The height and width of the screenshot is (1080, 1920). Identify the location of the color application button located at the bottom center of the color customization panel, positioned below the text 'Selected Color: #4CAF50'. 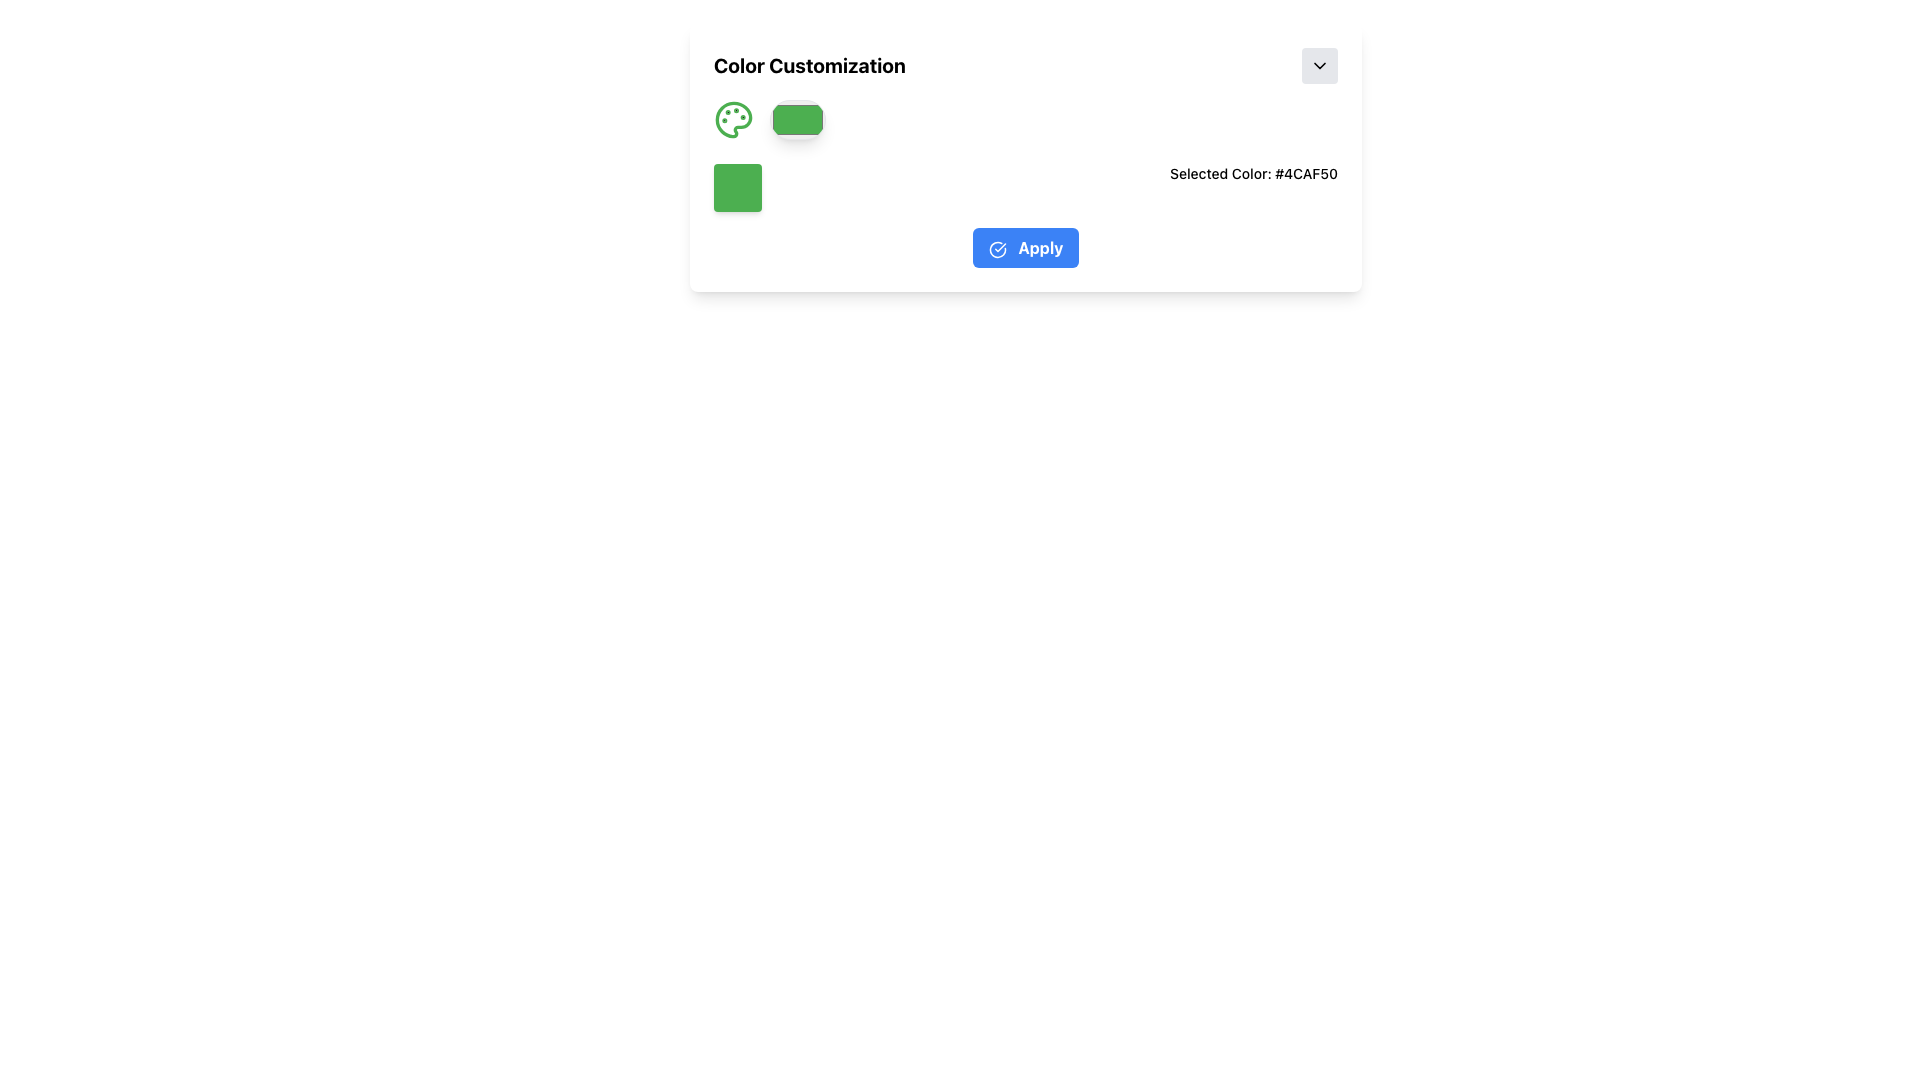
(1026, 246).